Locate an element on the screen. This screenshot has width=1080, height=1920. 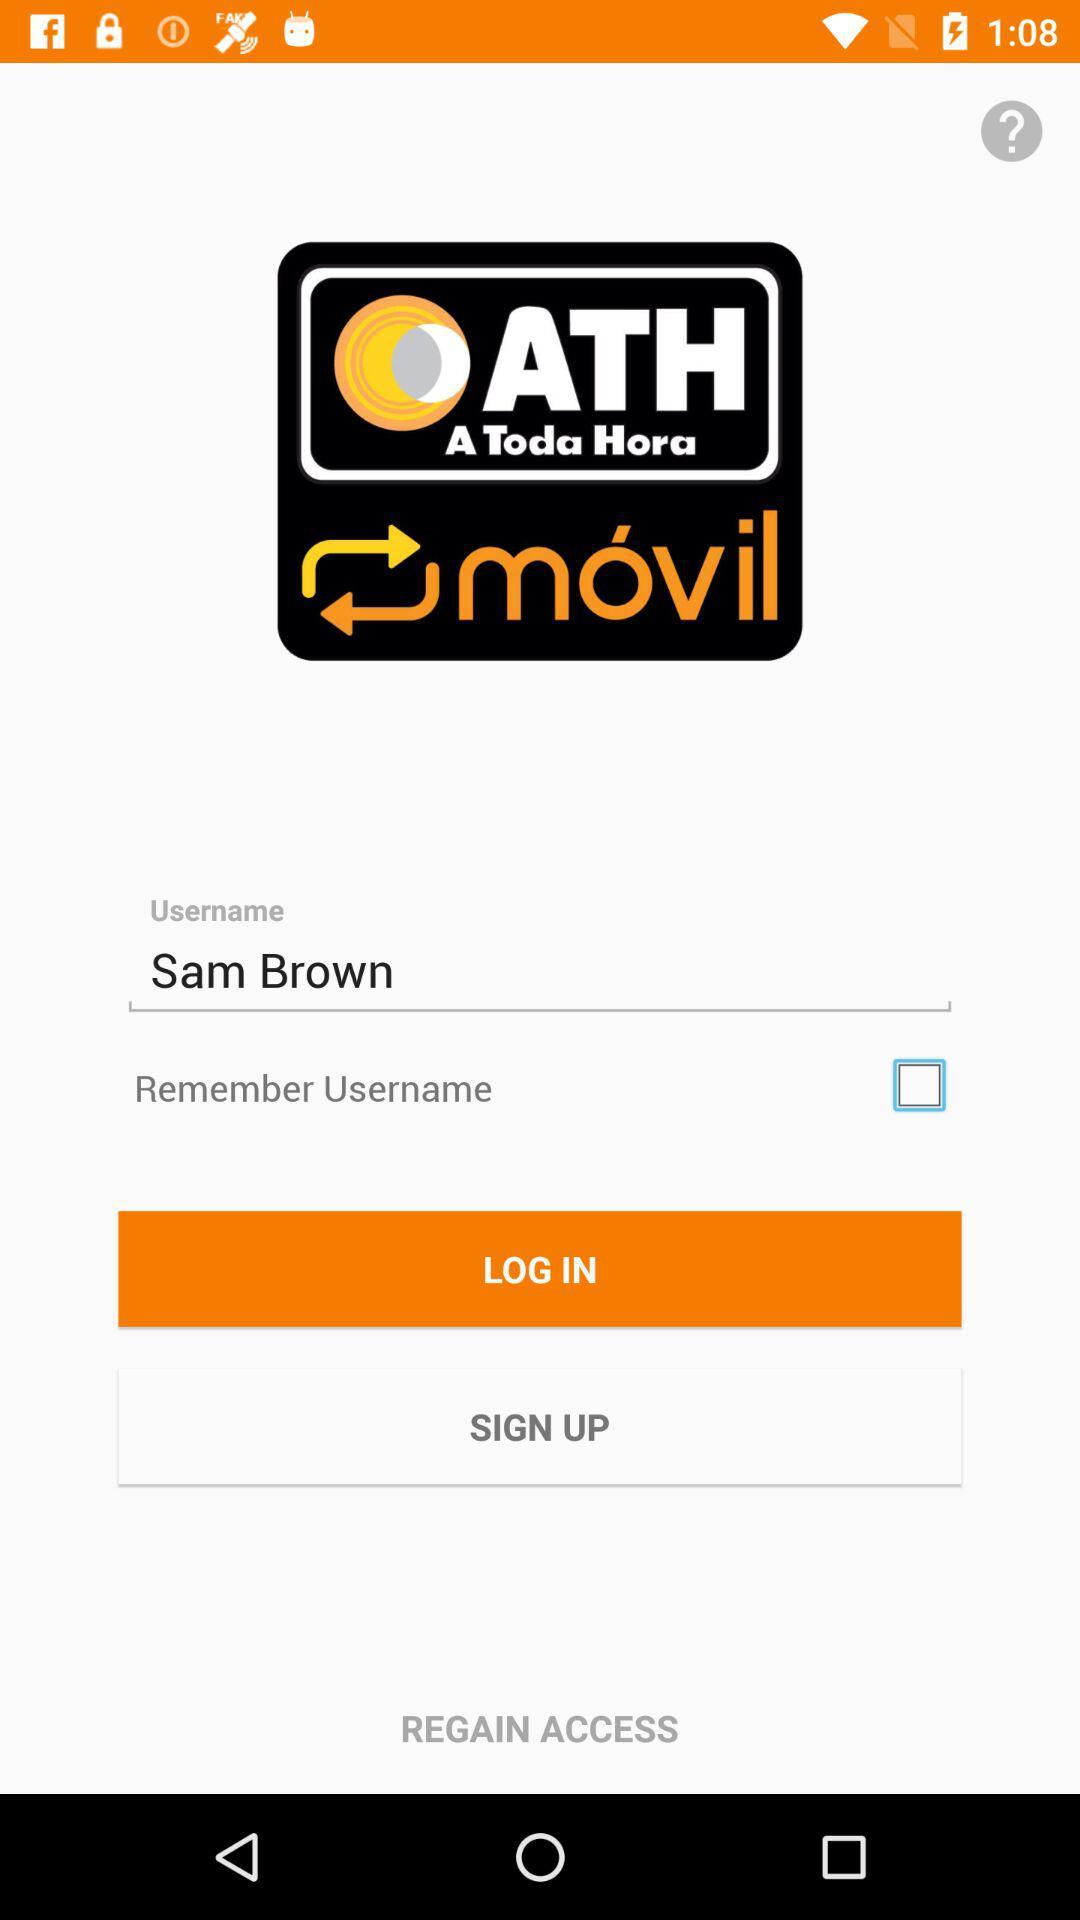
the item above the regain access icon is located at coordinates (540, 1425).